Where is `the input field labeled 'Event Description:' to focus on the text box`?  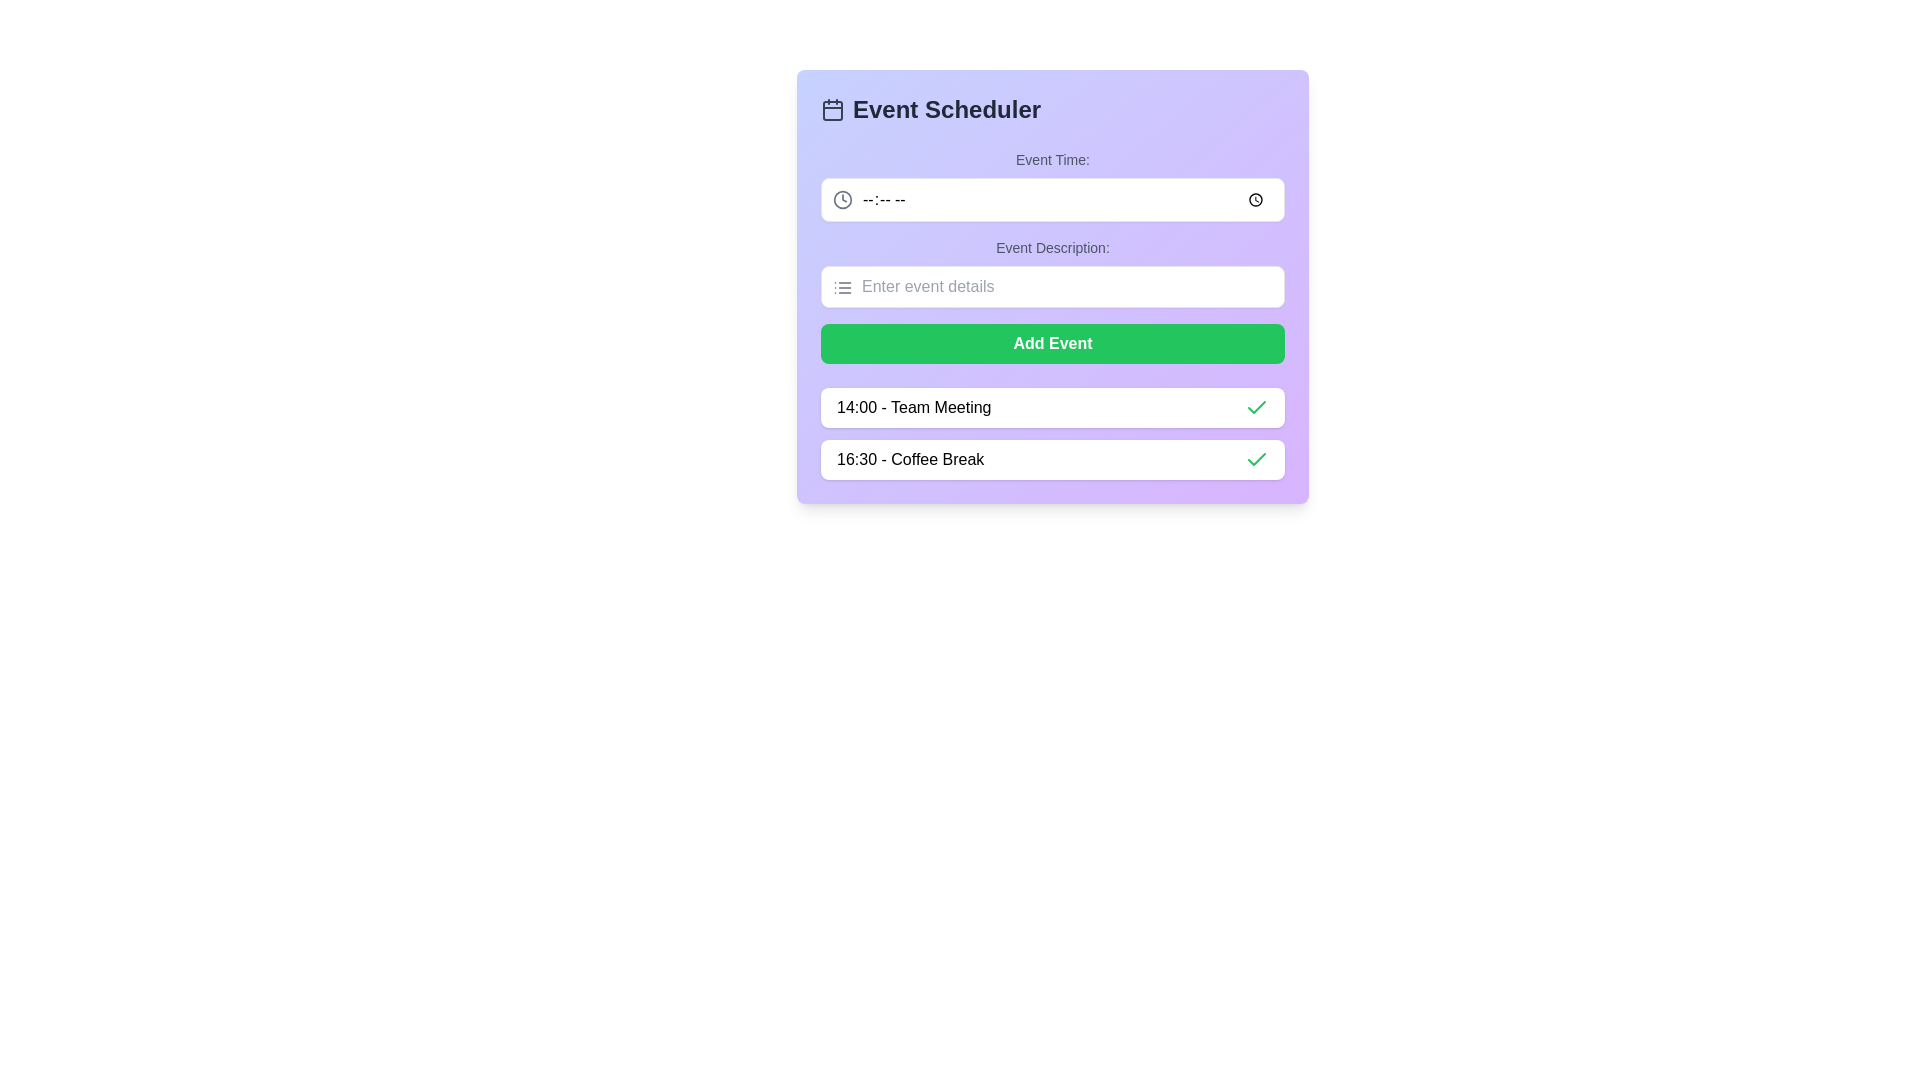 the input field labeled 'Event Description:' to focus on the text box is located at coordinates (1051, 273).